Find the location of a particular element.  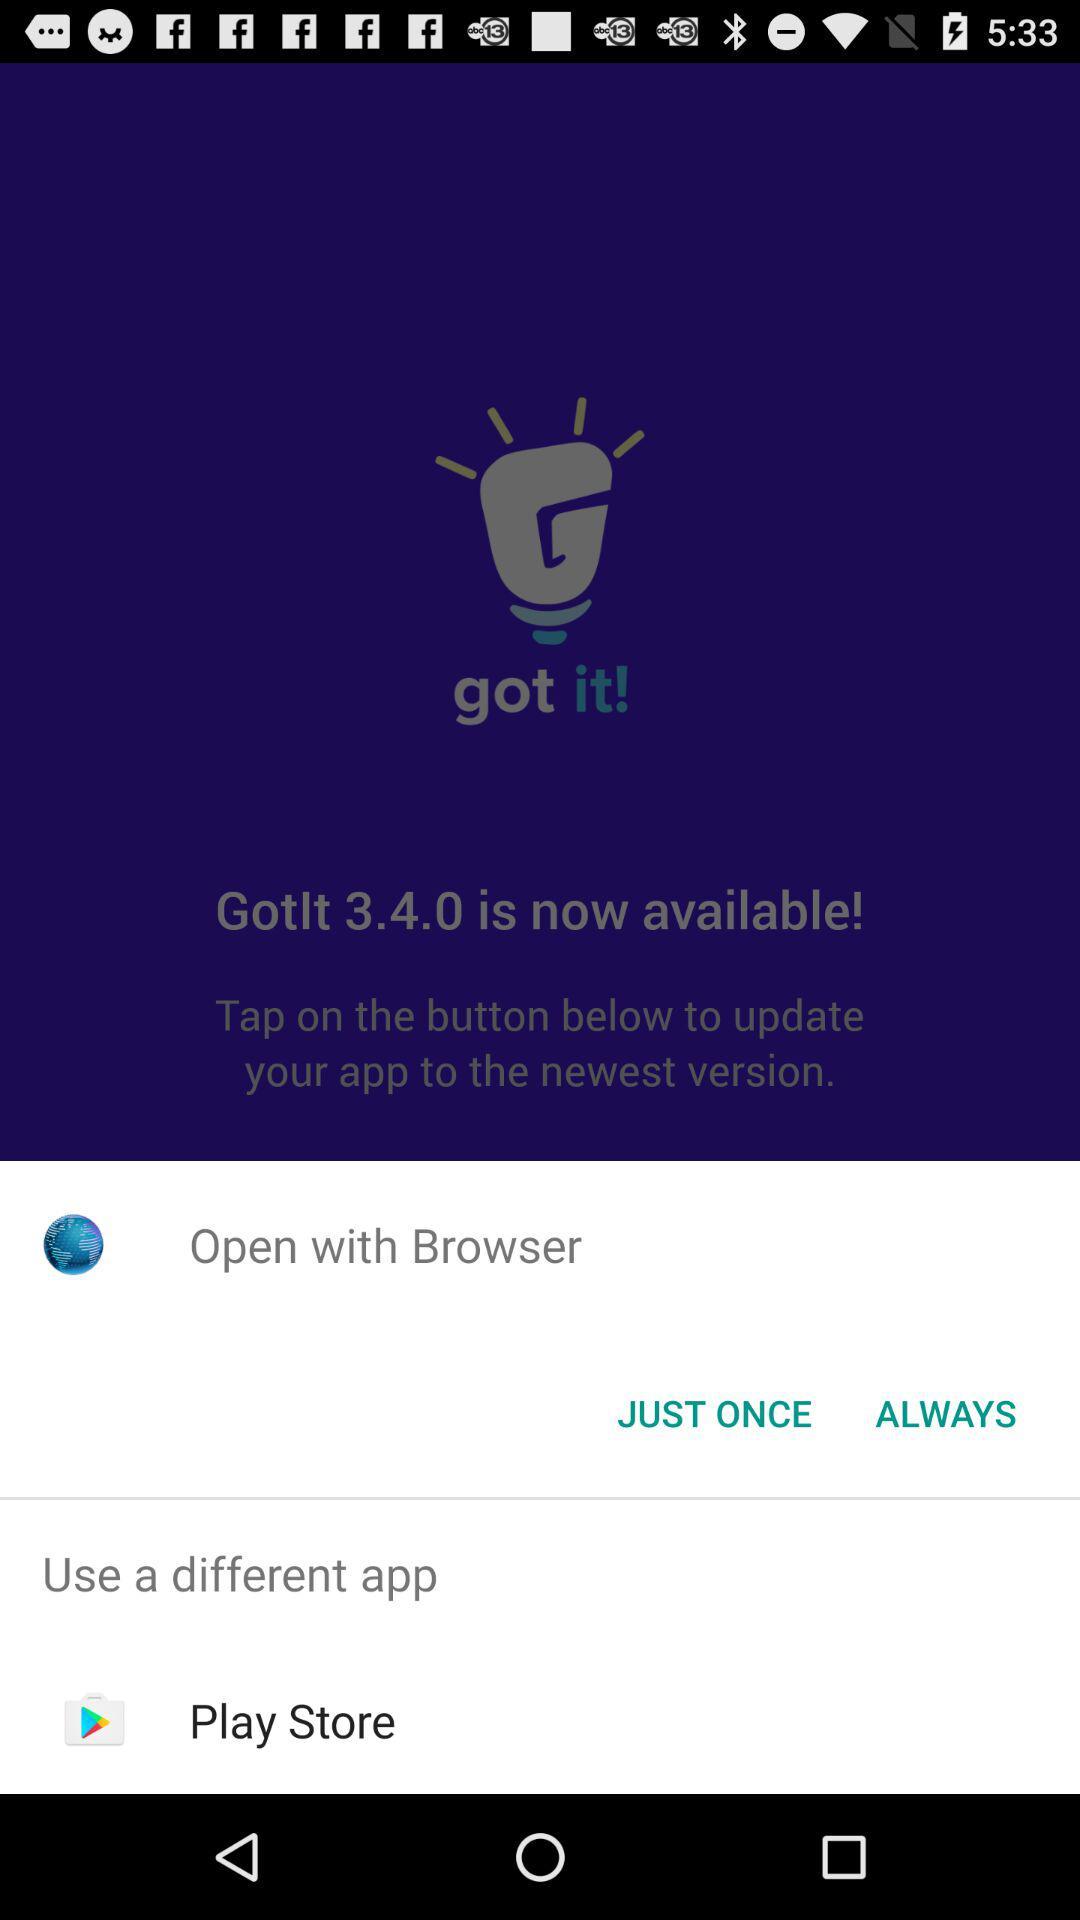

button next to the just once icon is located at coordinates (945, 1411).